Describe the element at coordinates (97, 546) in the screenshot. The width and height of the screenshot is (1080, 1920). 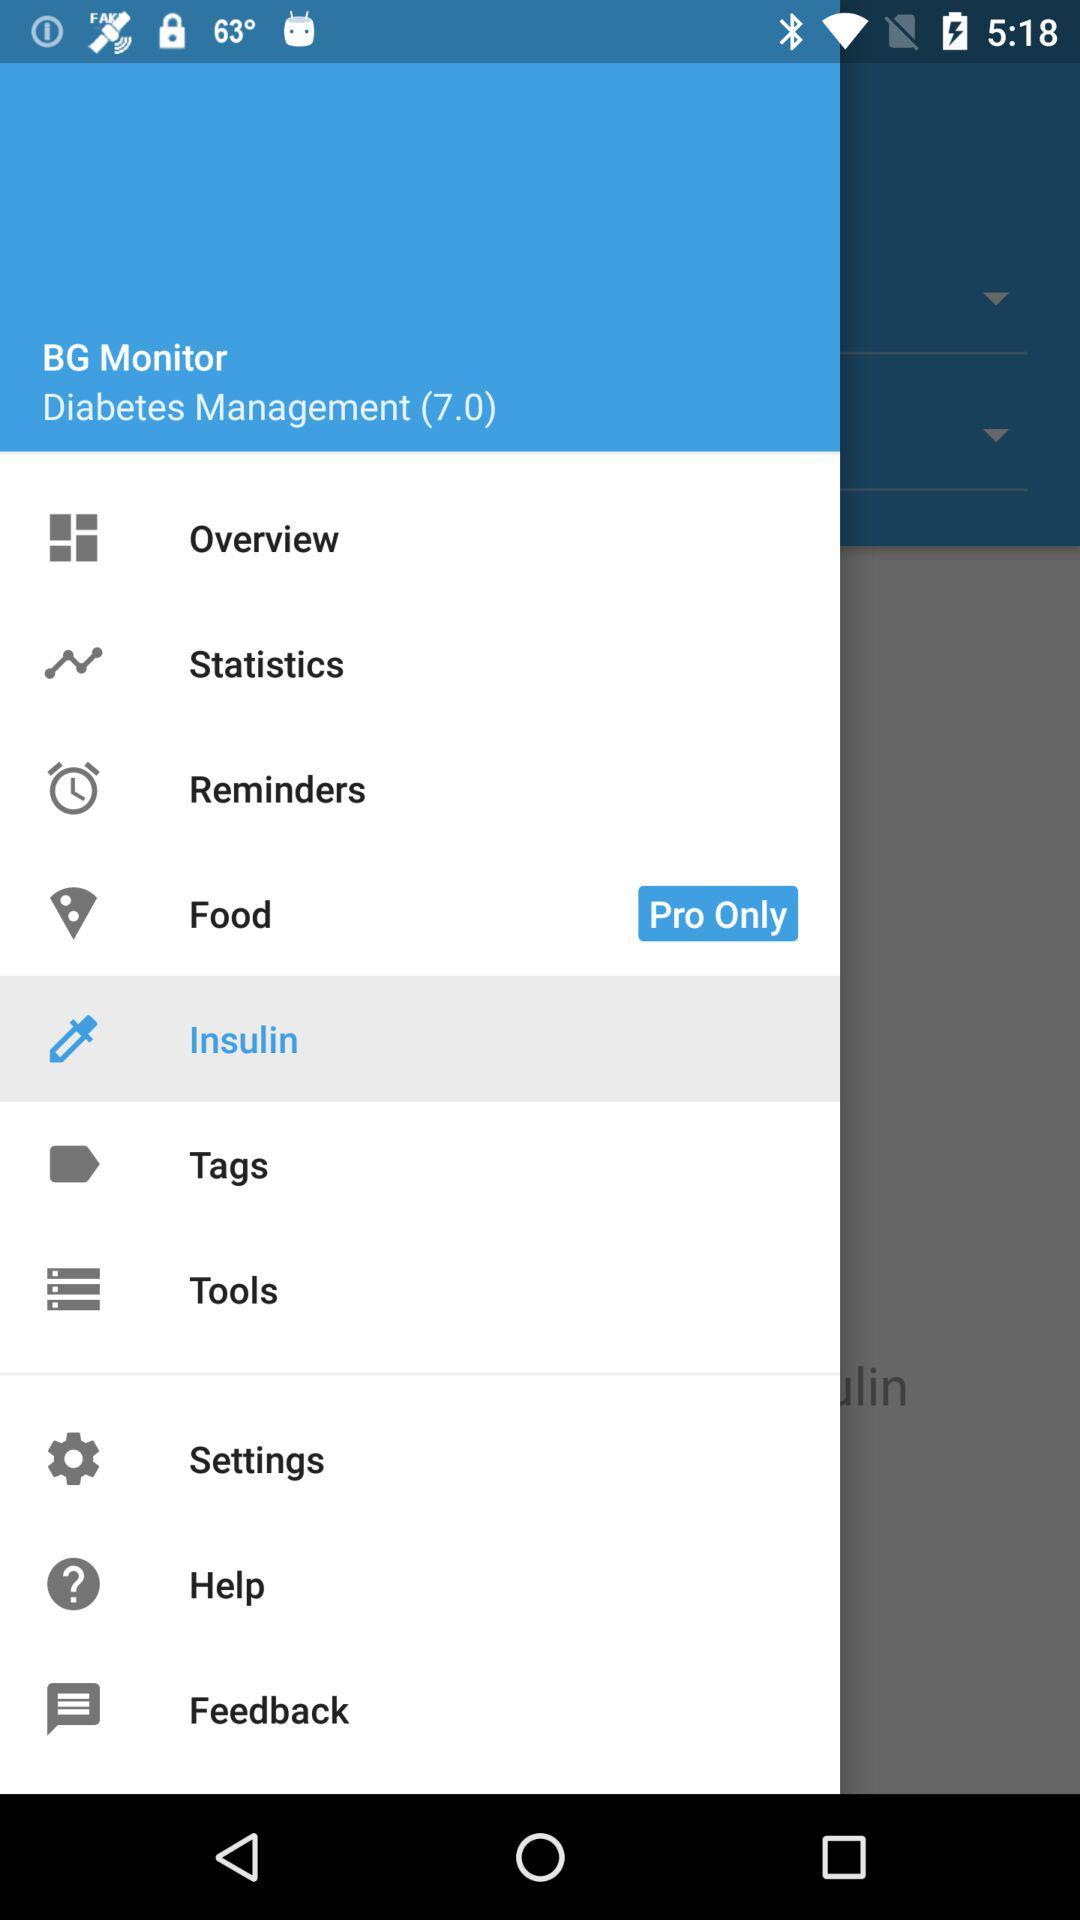
I see `the dashboard icon` at that location.